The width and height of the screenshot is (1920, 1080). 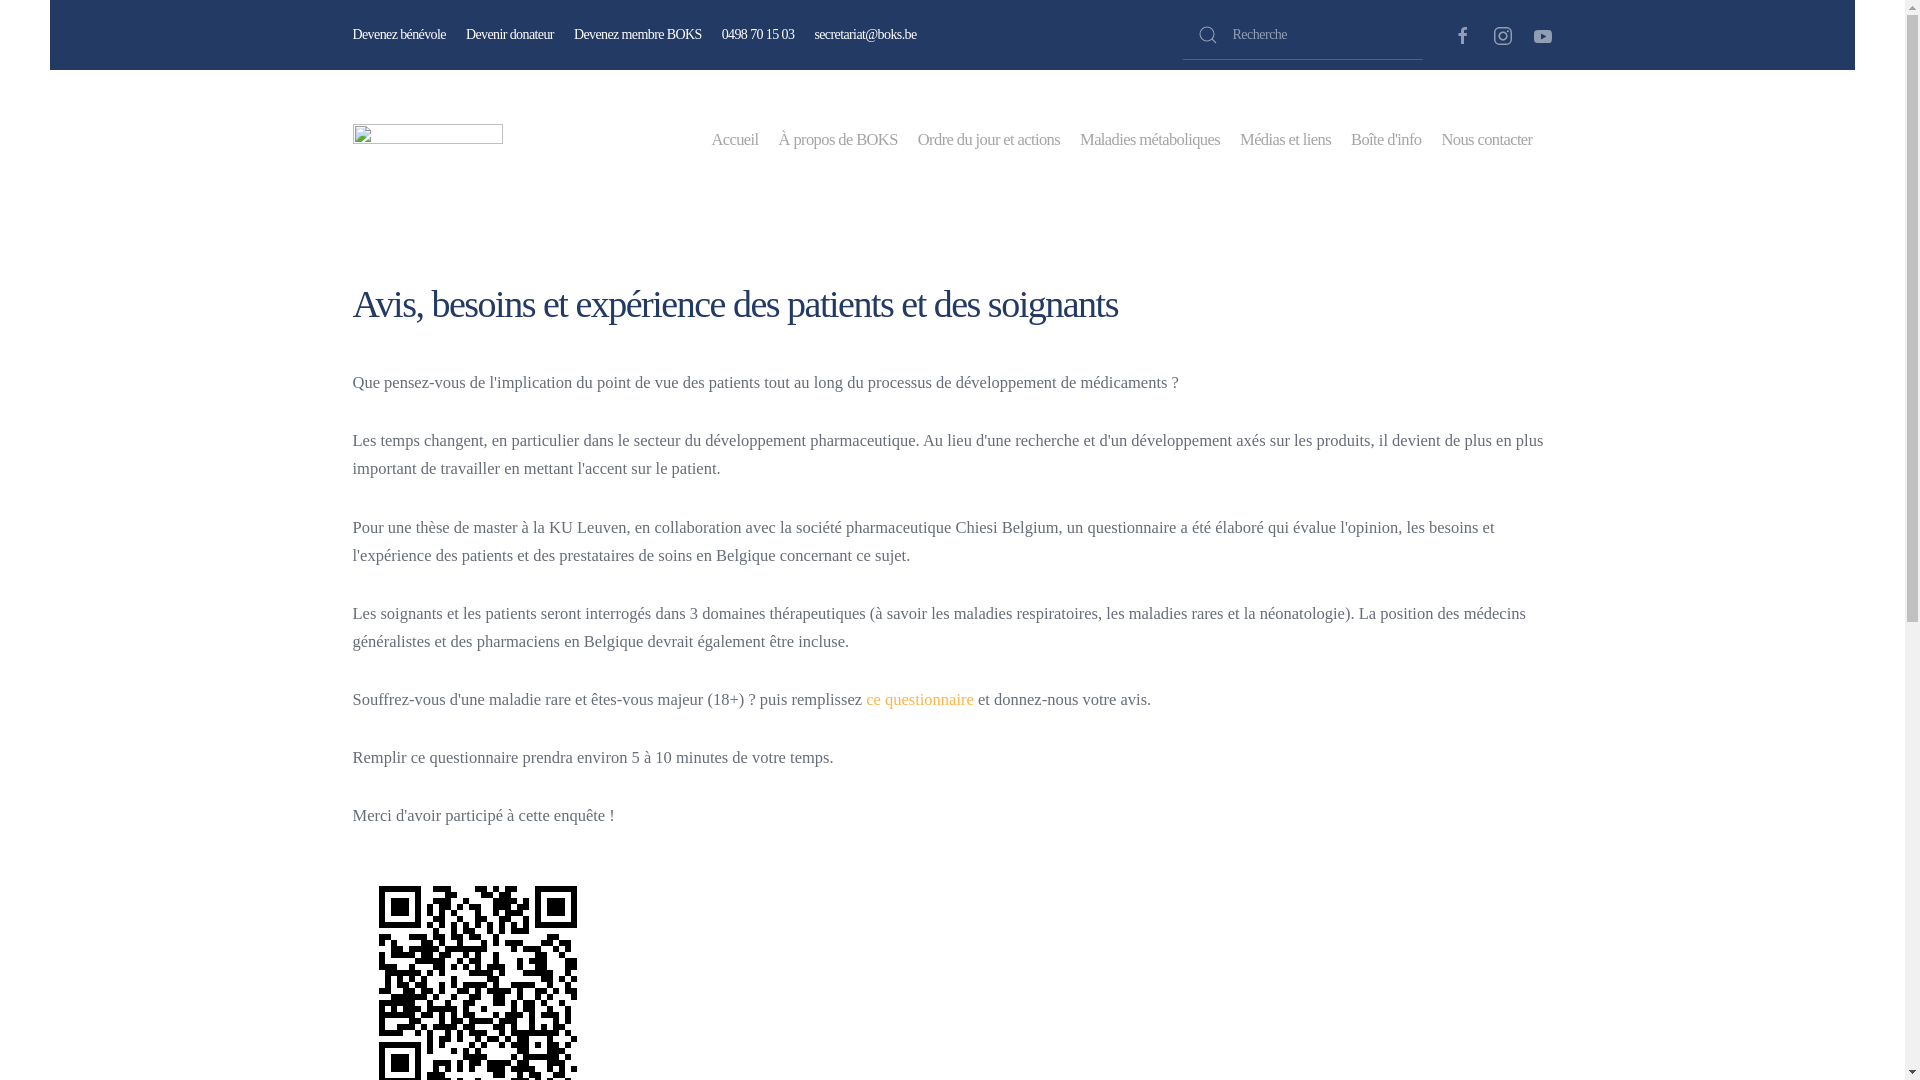 I want to click on 'Nous contacter', so click(x=1440, y=138).